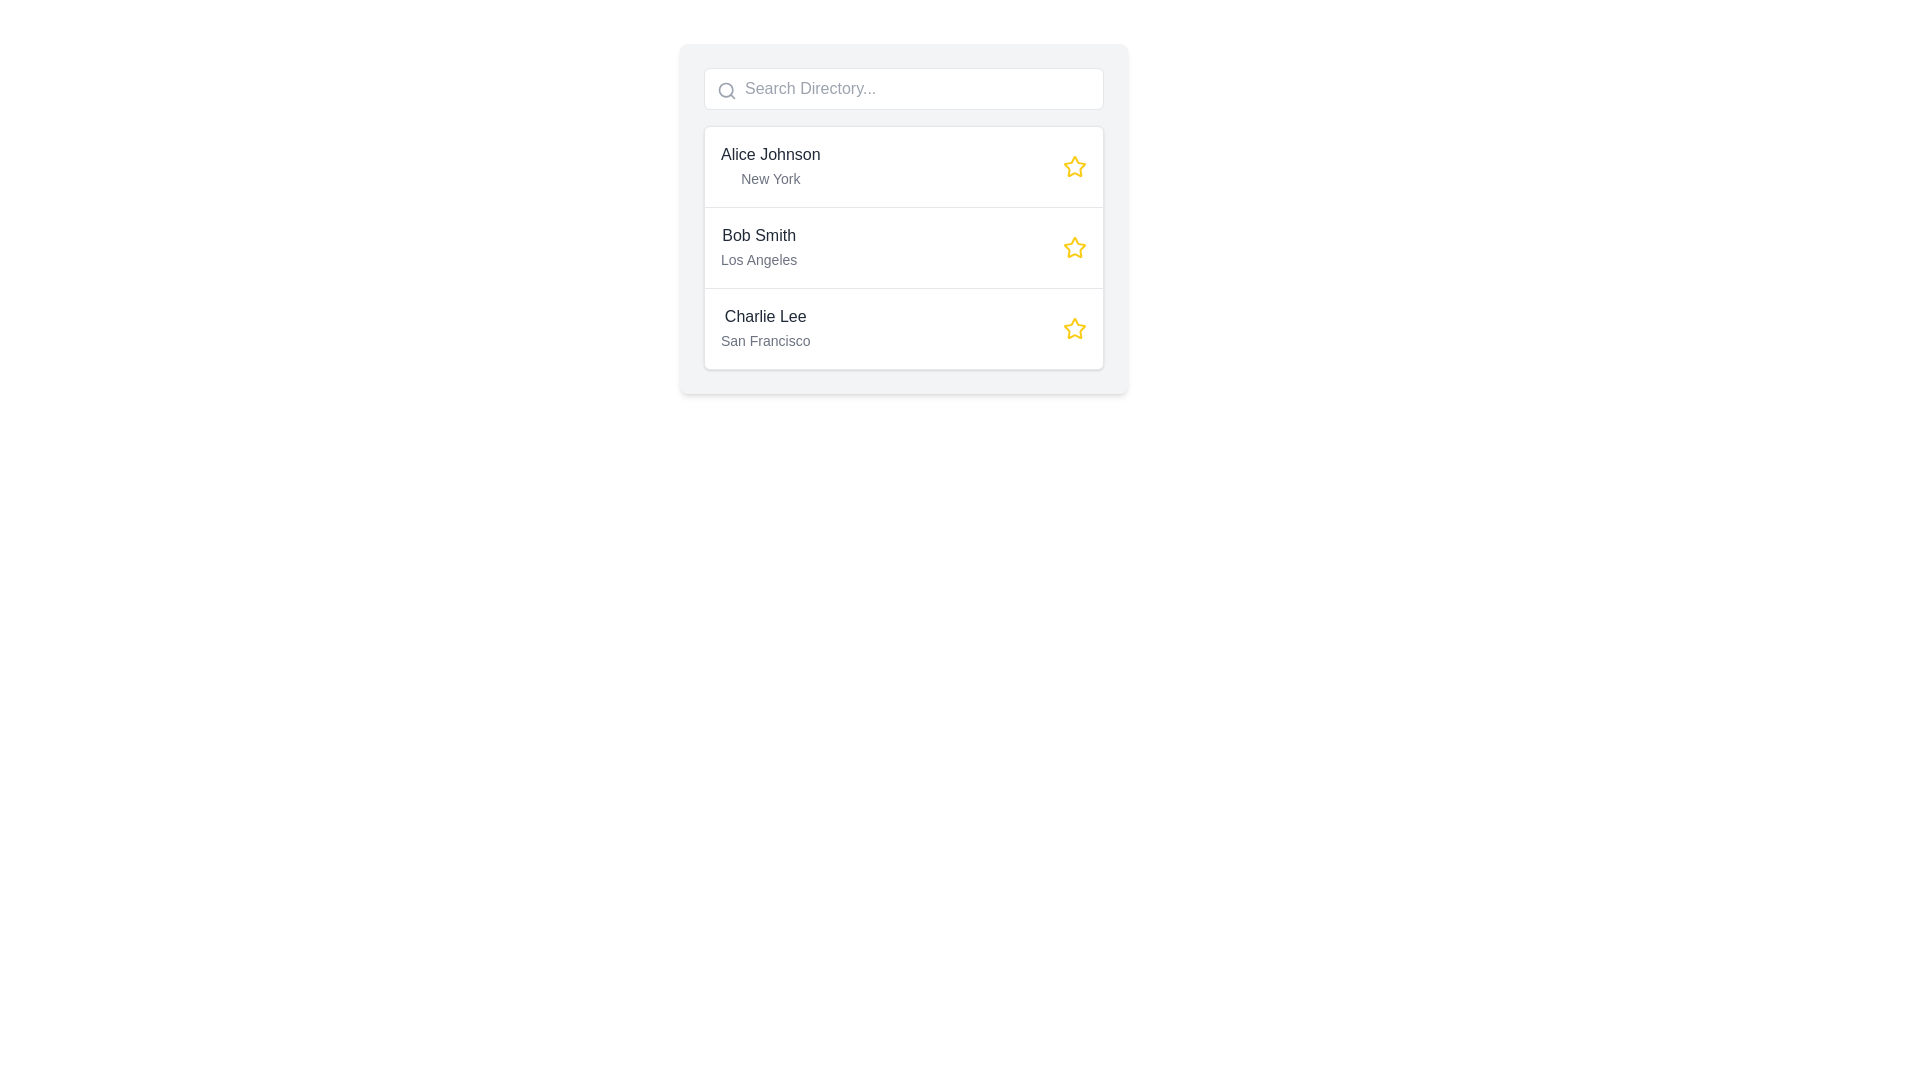  What do you see at coordinates (1074, 327) in the screenshot?
I see `the star icon located at the far-right side of the entry labeled 'Charlie Lee' and 'San Francisco'` at bounding box center [1074, 327].